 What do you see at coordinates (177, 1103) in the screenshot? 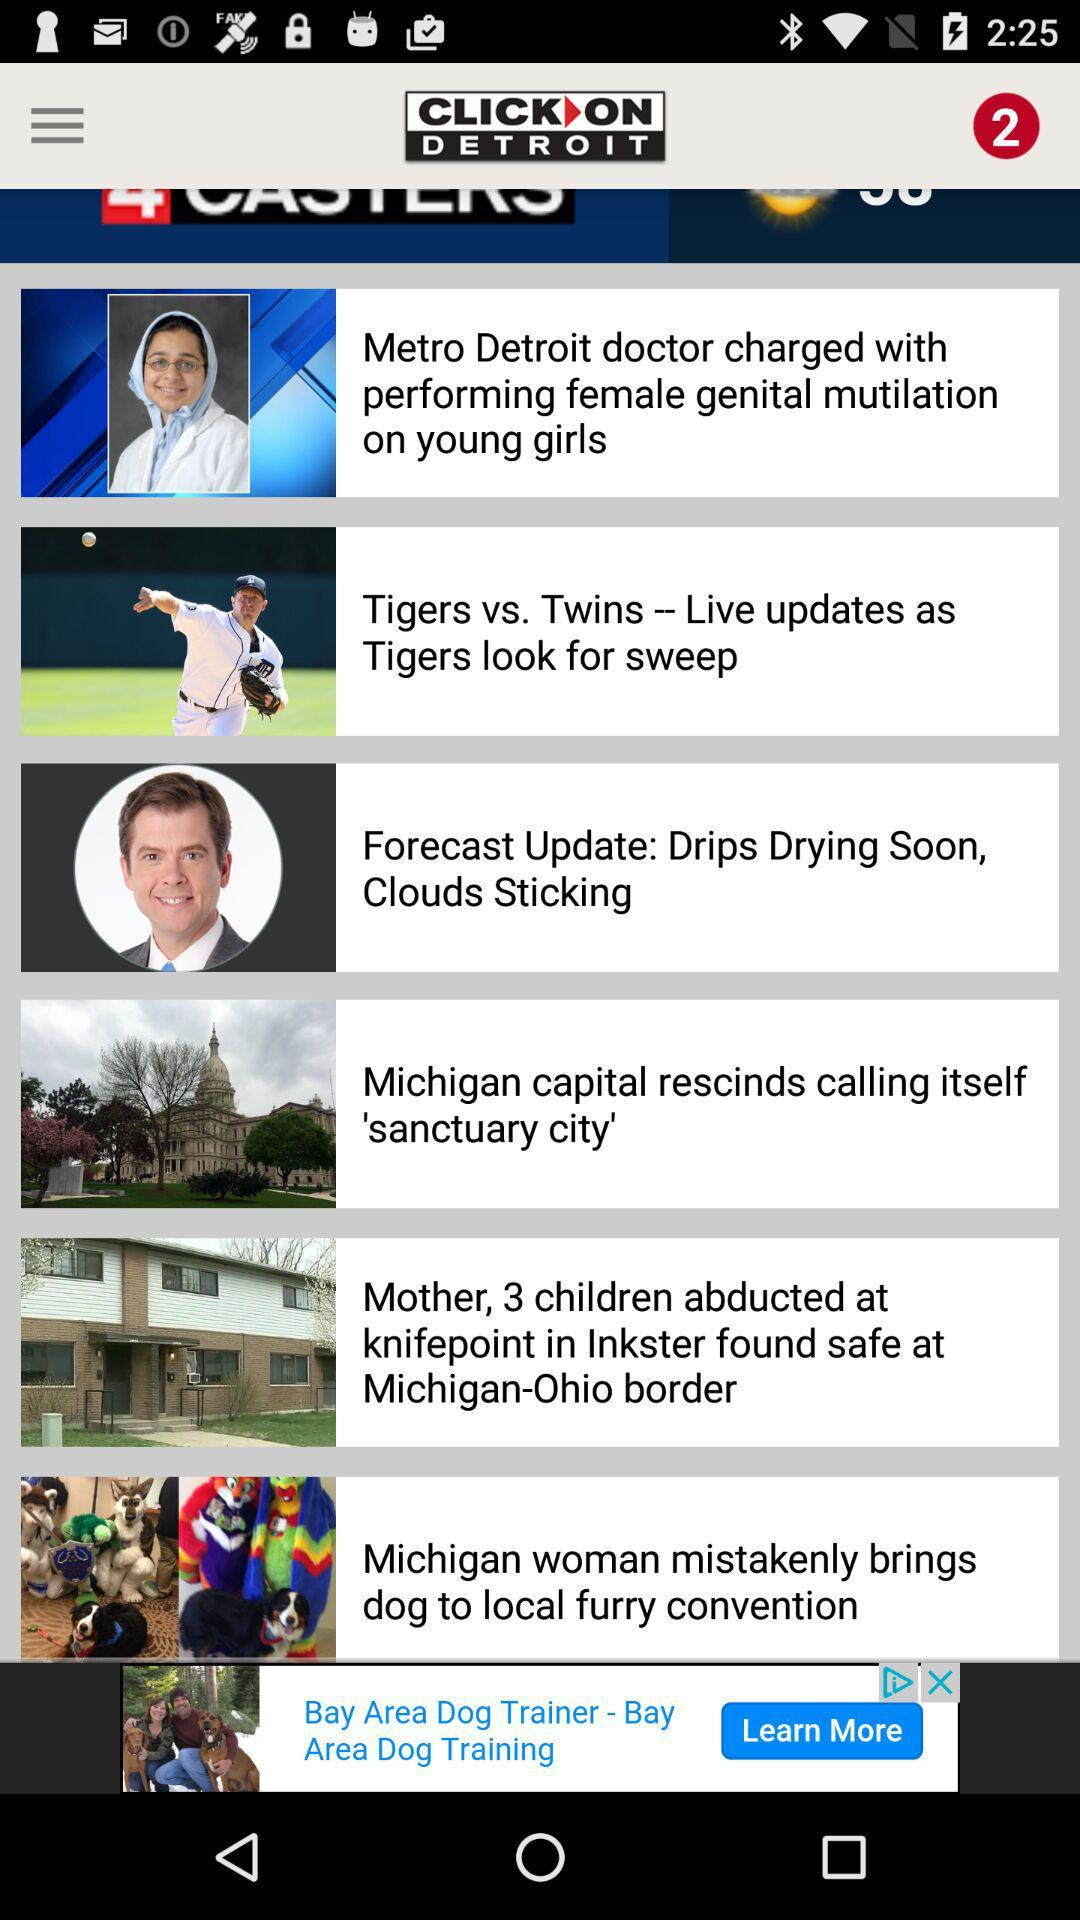
I see `the fourth image in the page` at bounding box center [177, 1103].